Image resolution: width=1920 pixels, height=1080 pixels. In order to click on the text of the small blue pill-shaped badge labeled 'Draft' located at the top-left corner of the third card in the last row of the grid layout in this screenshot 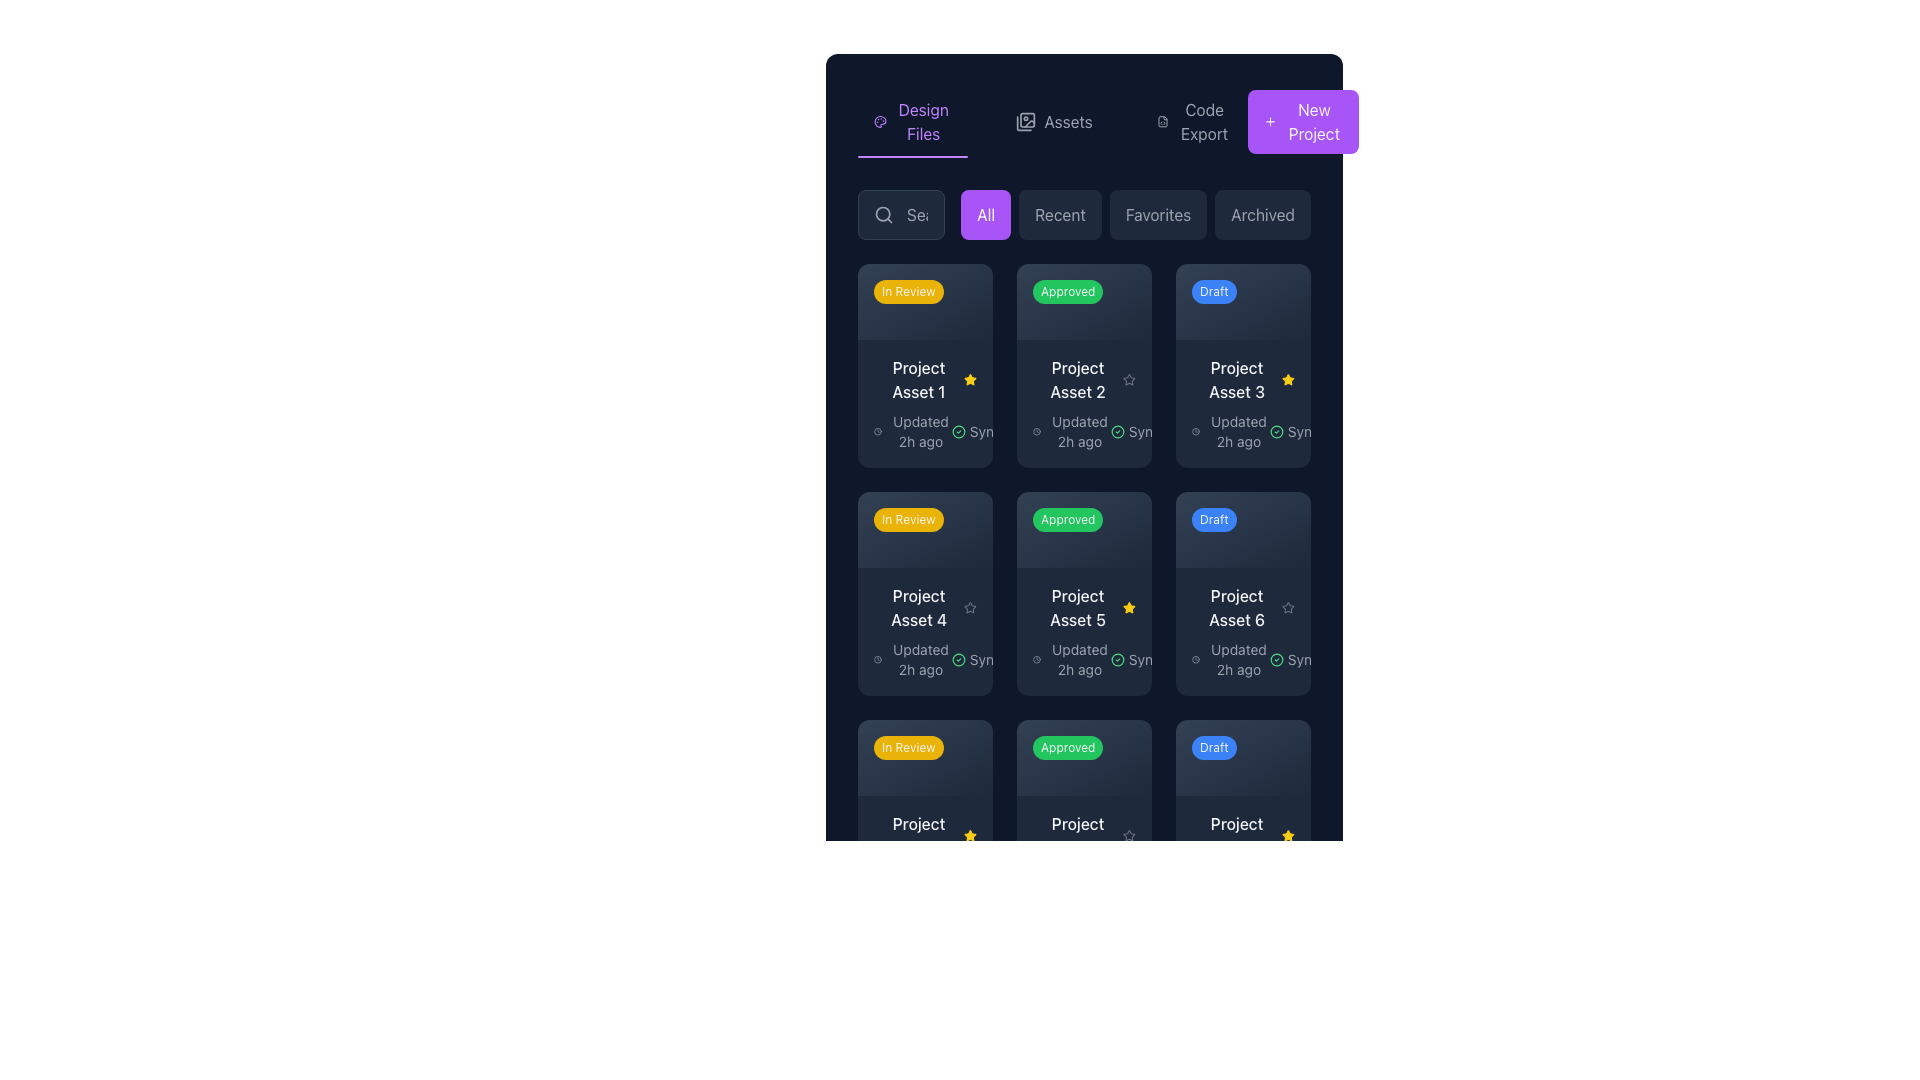, I will do `click(1213, 747)`.